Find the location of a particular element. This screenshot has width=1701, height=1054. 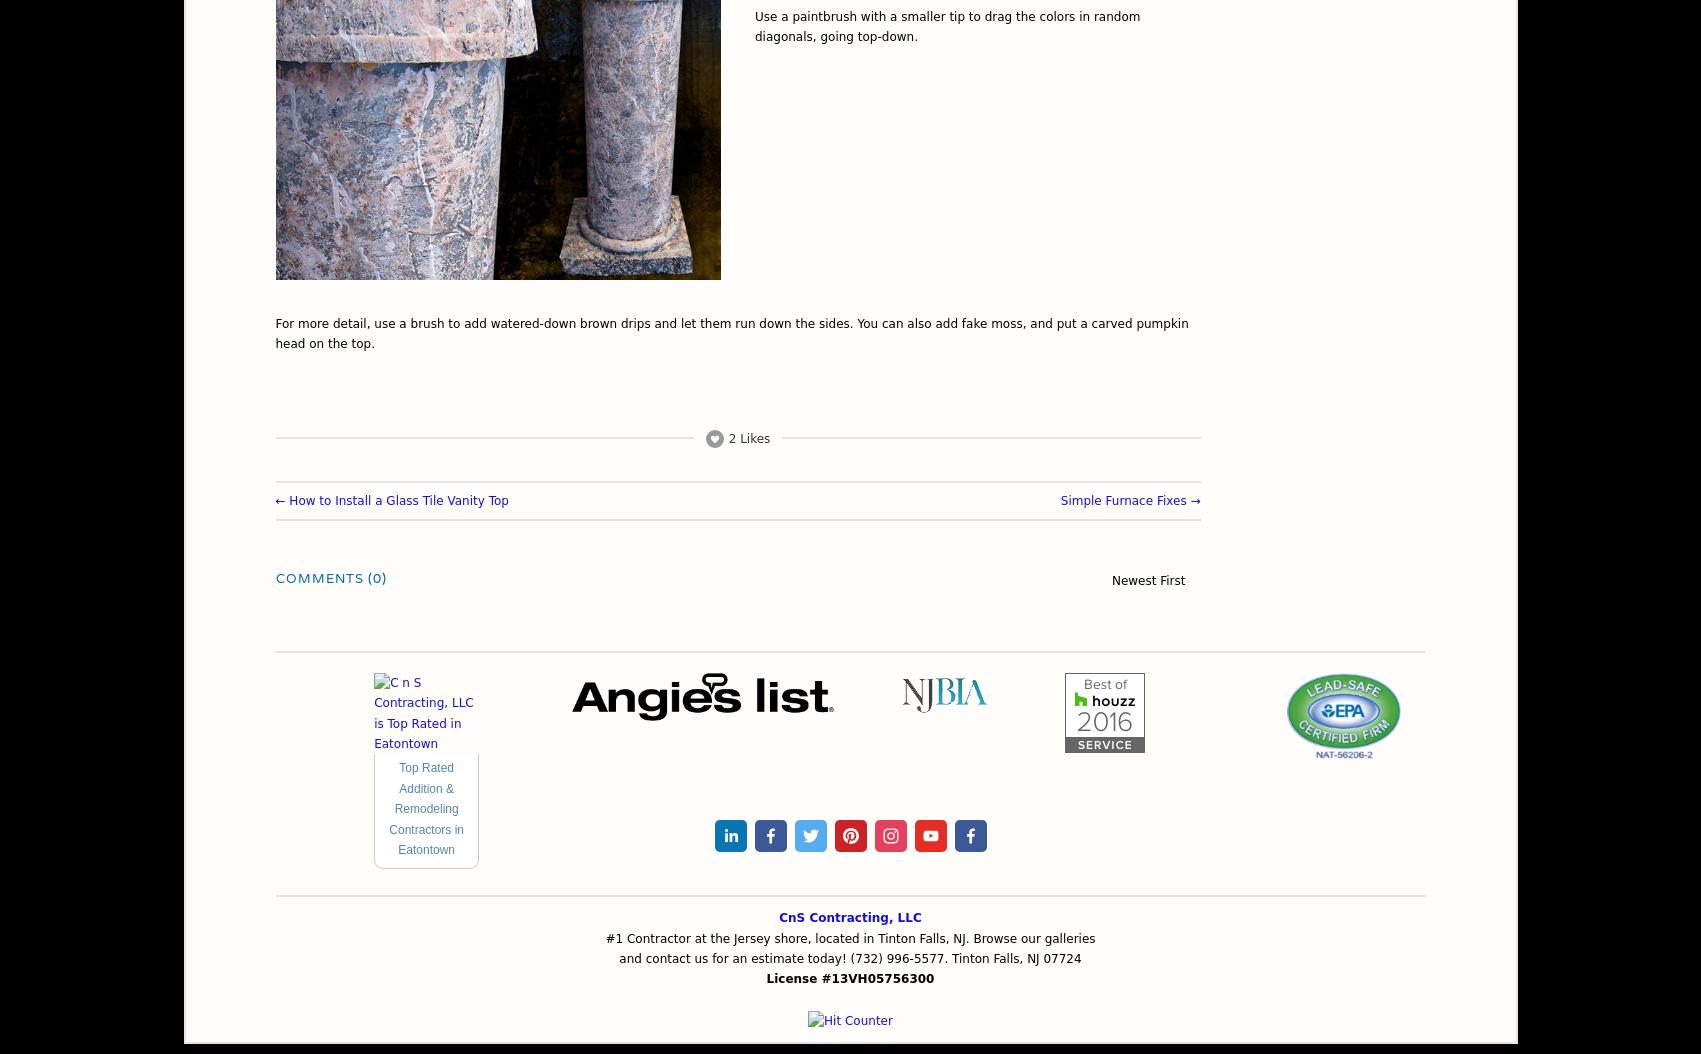

'Simple Furnace Fixes →' is located at coordinates (1128, 499).